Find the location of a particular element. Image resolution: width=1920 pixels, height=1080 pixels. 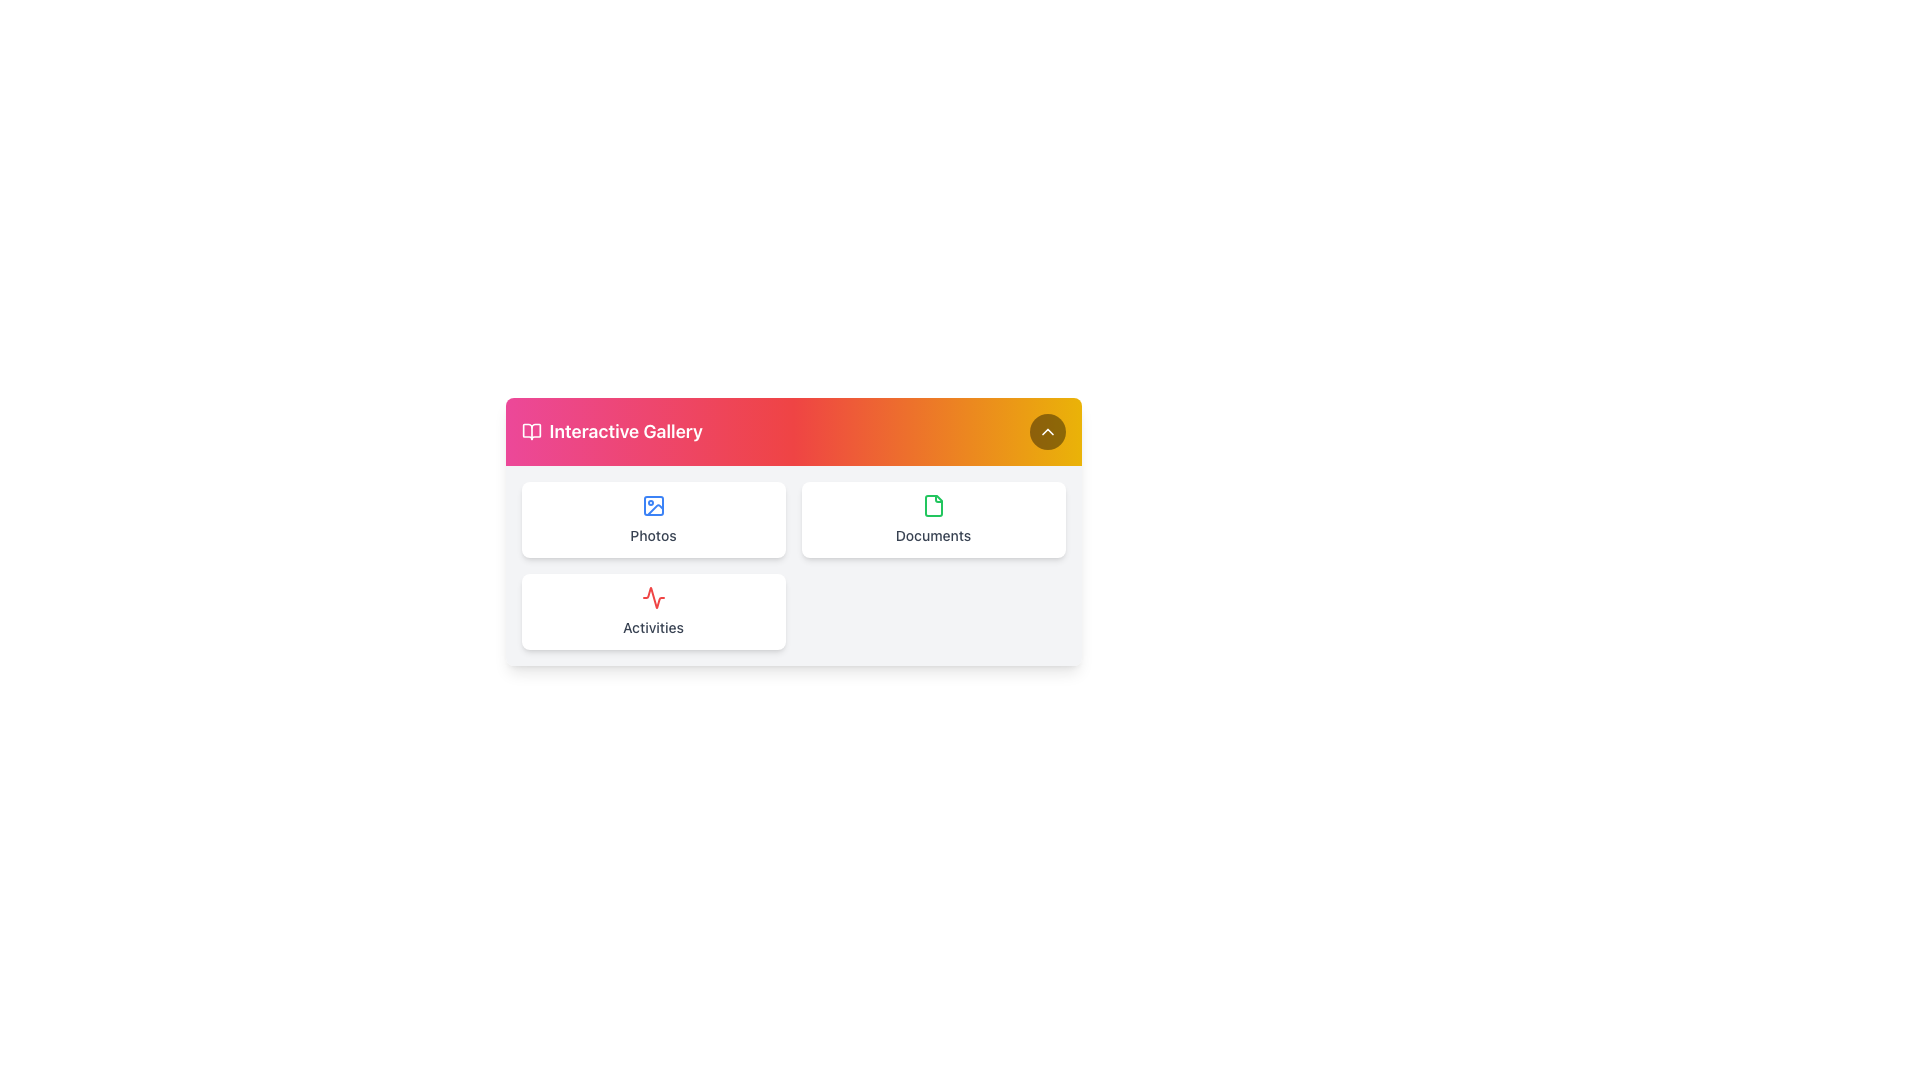

the 'Activities' icon, which serves as a visual identifier for the associated section or interactive feature located at the top of the rectangular section labeled 'Activities' is located at coordinates (653, 596).